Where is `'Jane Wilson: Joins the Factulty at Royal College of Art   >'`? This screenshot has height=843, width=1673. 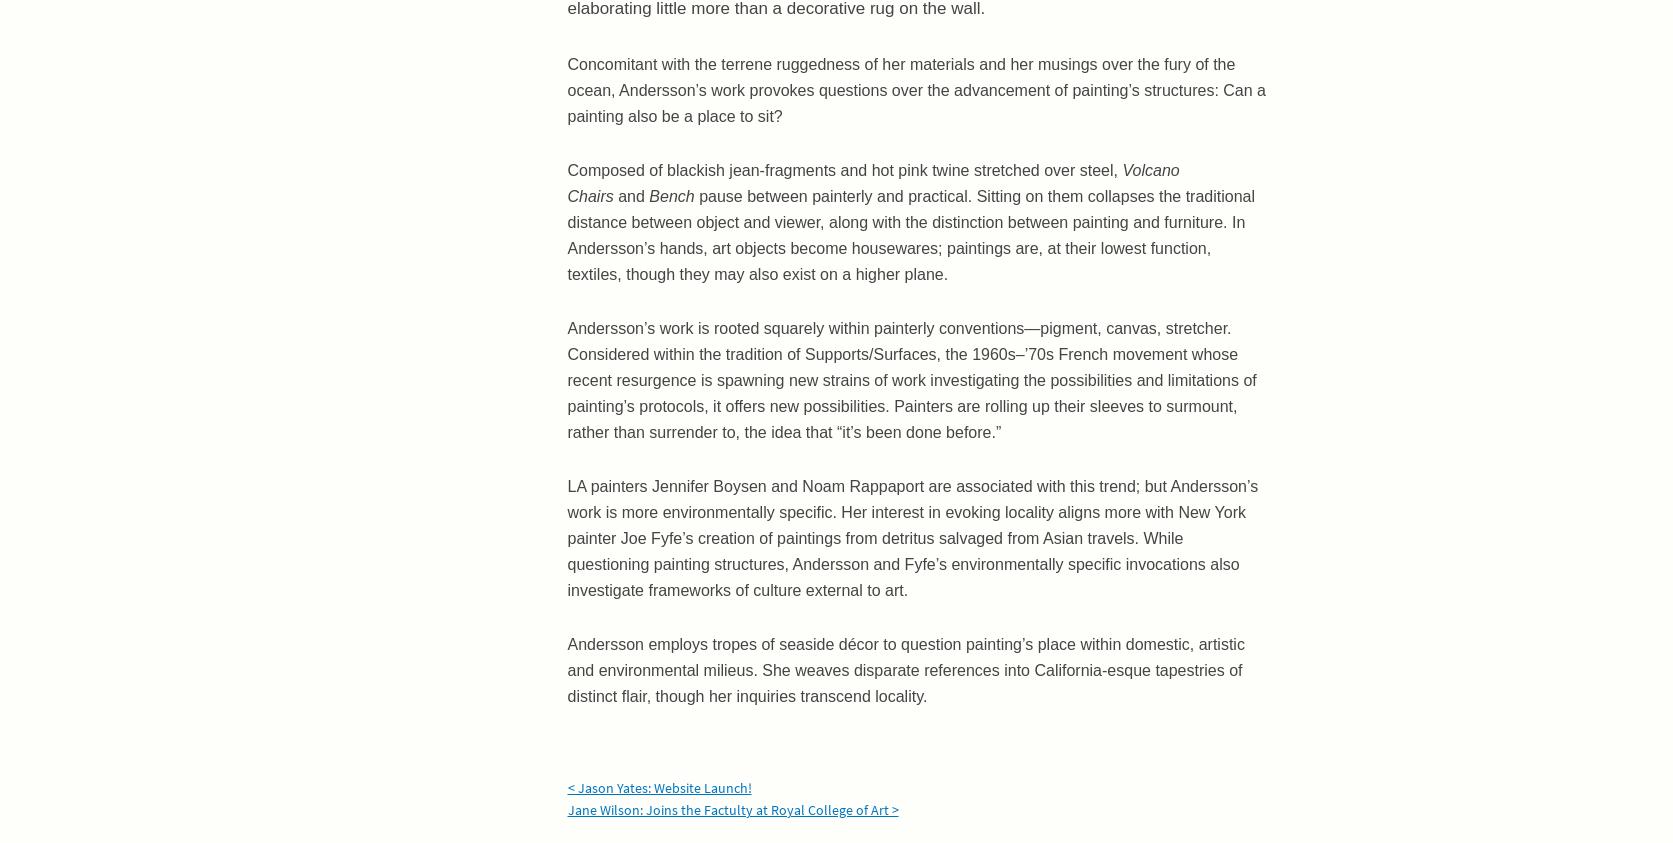 'Jane Wilson: Joins the Factulty at Royal College of Art   >' is located at coordinates (732, 809).